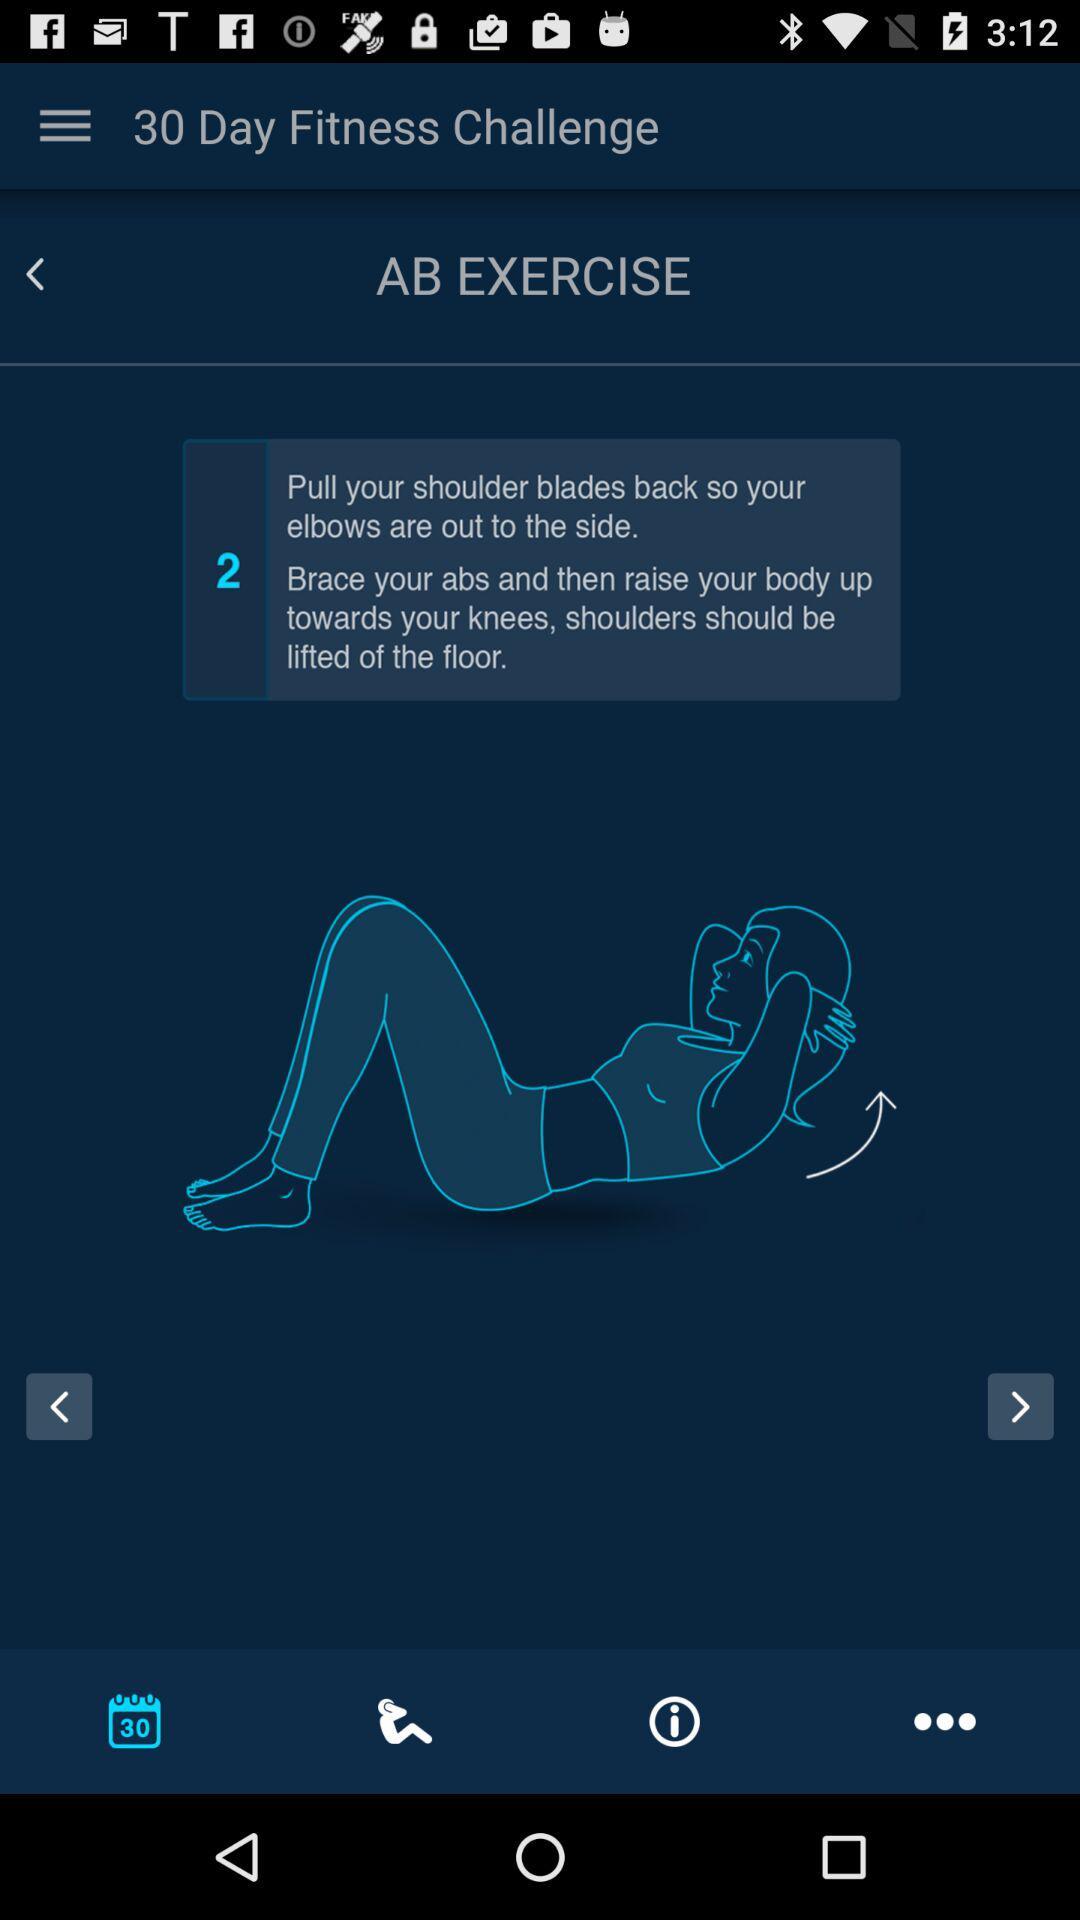 This screenshot has height=1920, width=1080. What do you see at coordinates (1027, 1424) in the screenshot?
I see `next` at bounding box center [1027, 1424].